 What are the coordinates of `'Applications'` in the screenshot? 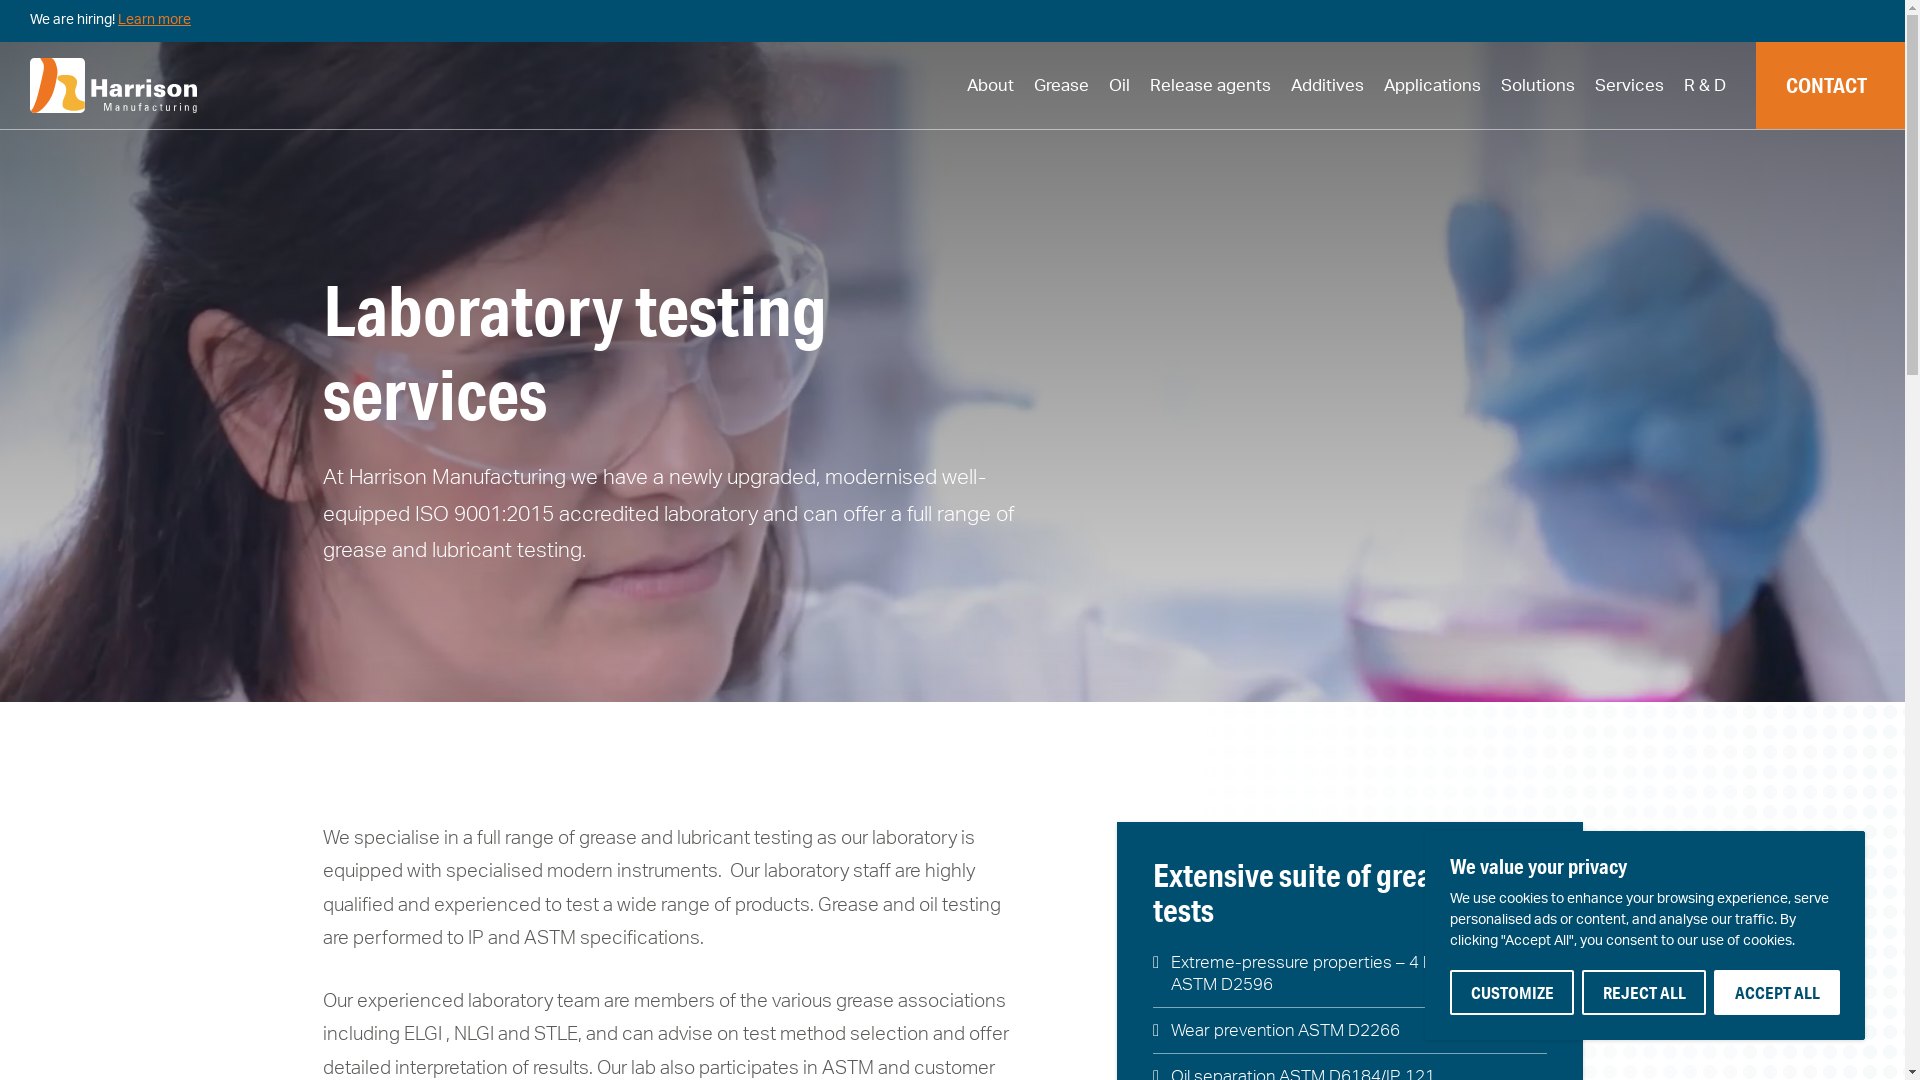 It's located at (1382, 84).